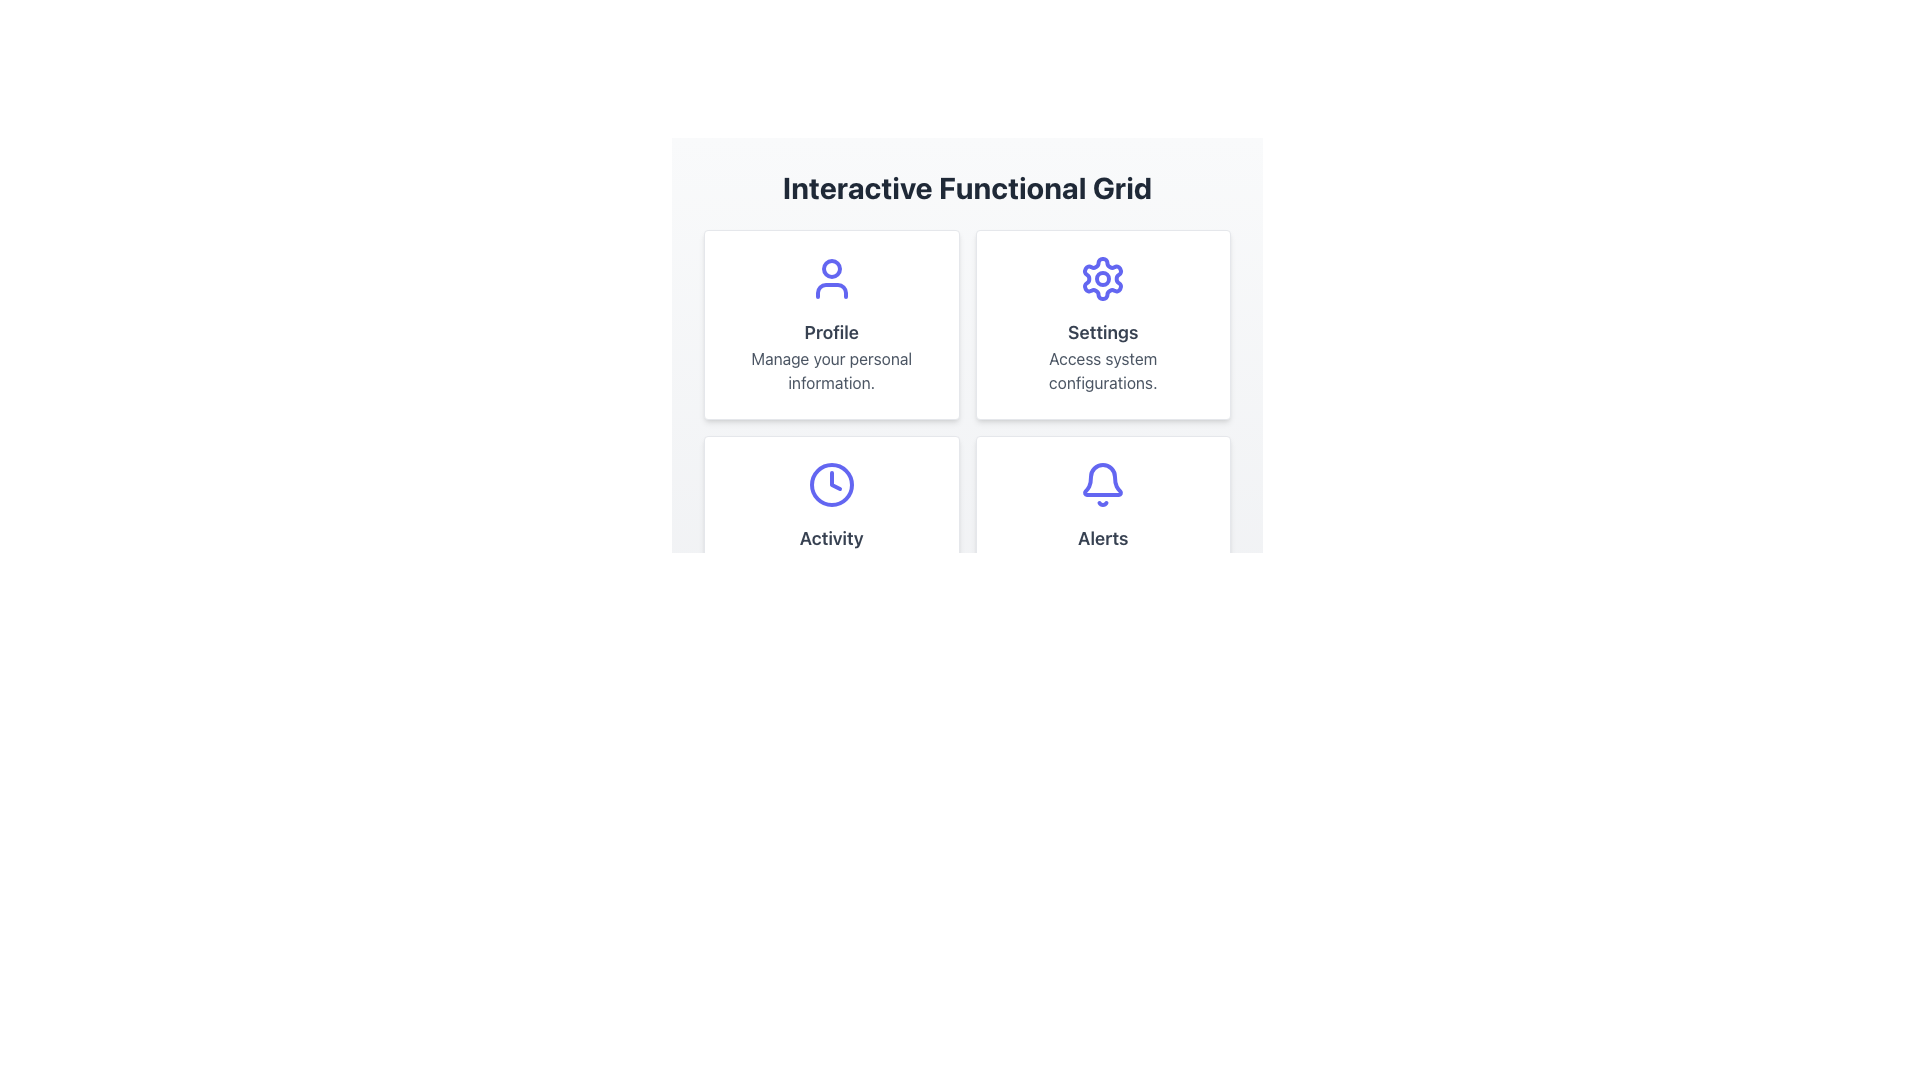  What do you see at coordinates (1102, 278) in the screenshot?
I see `the small SVG circle element that is located at the center of the 'Settings' icon within the gear design, positioned in the top-right section of the interaction grid` at bounding box center [1102, 278].